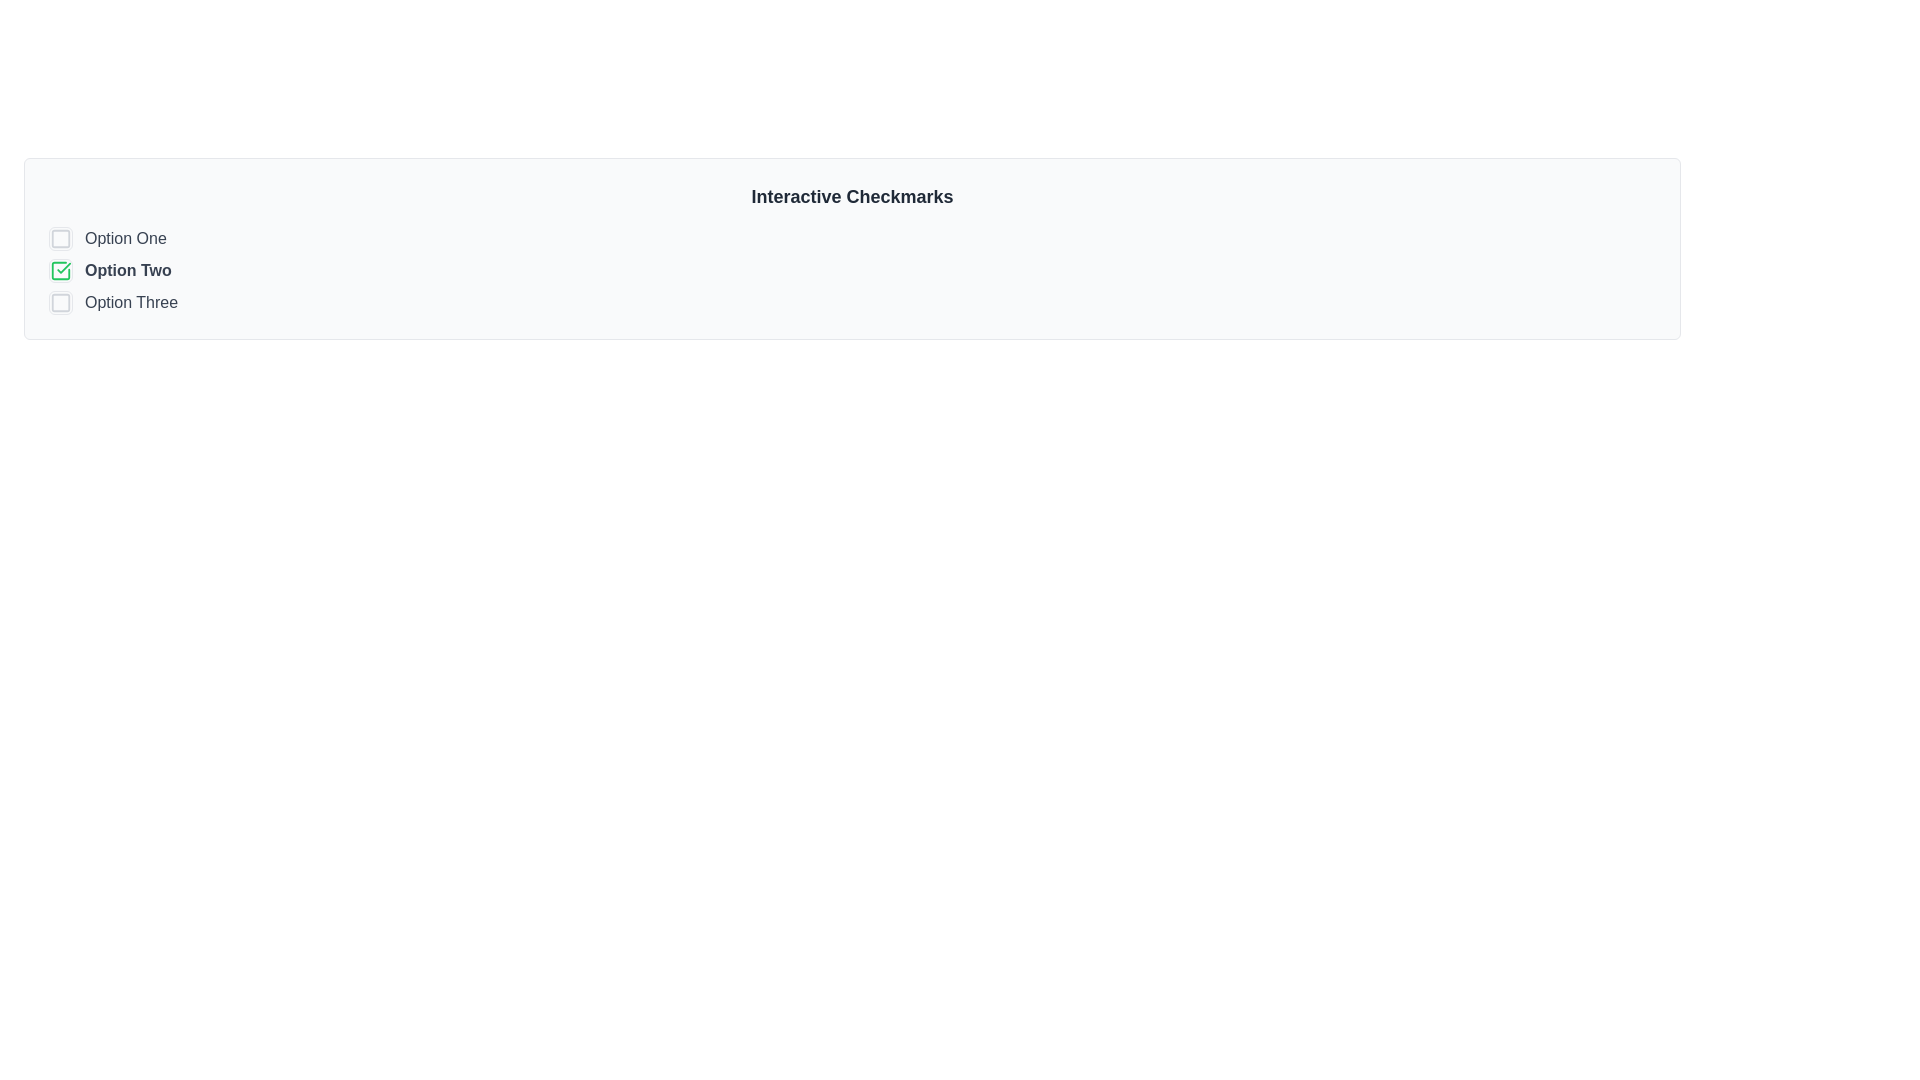 The image size is (1920, 1080). What do you see at coordinates (852, 270) in the screenshot?
I see `the vertical list containing selectable items represented as checkboxes located beneath the header 'Interactive Checkmarks' by navigating to it for keyboard interaction` at bounding box center [852, 270].